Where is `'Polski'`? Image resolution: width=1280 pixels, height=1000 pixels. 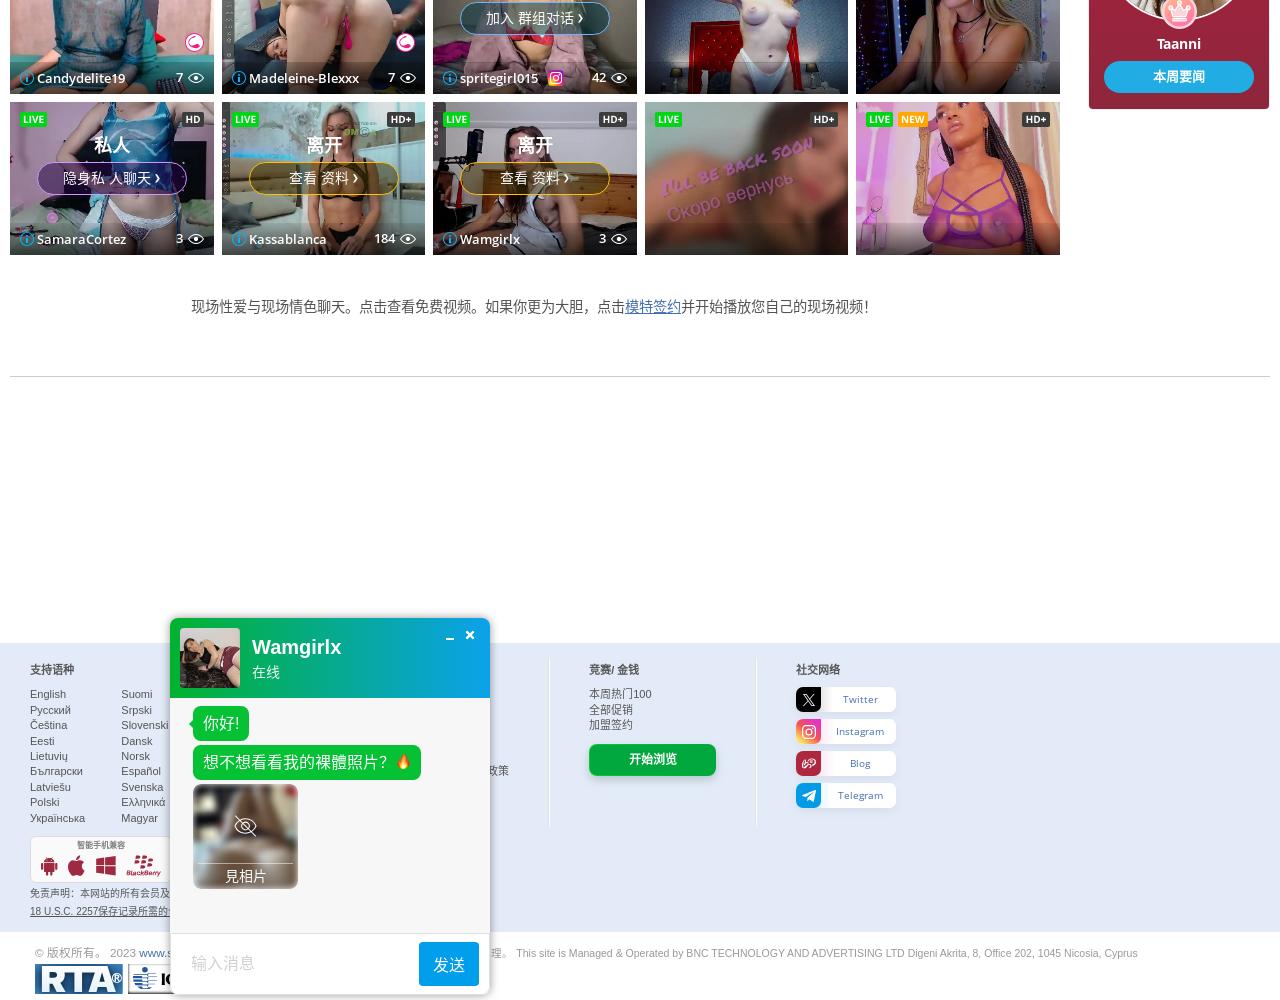
'Polski' is located at coordinates (29, 802).